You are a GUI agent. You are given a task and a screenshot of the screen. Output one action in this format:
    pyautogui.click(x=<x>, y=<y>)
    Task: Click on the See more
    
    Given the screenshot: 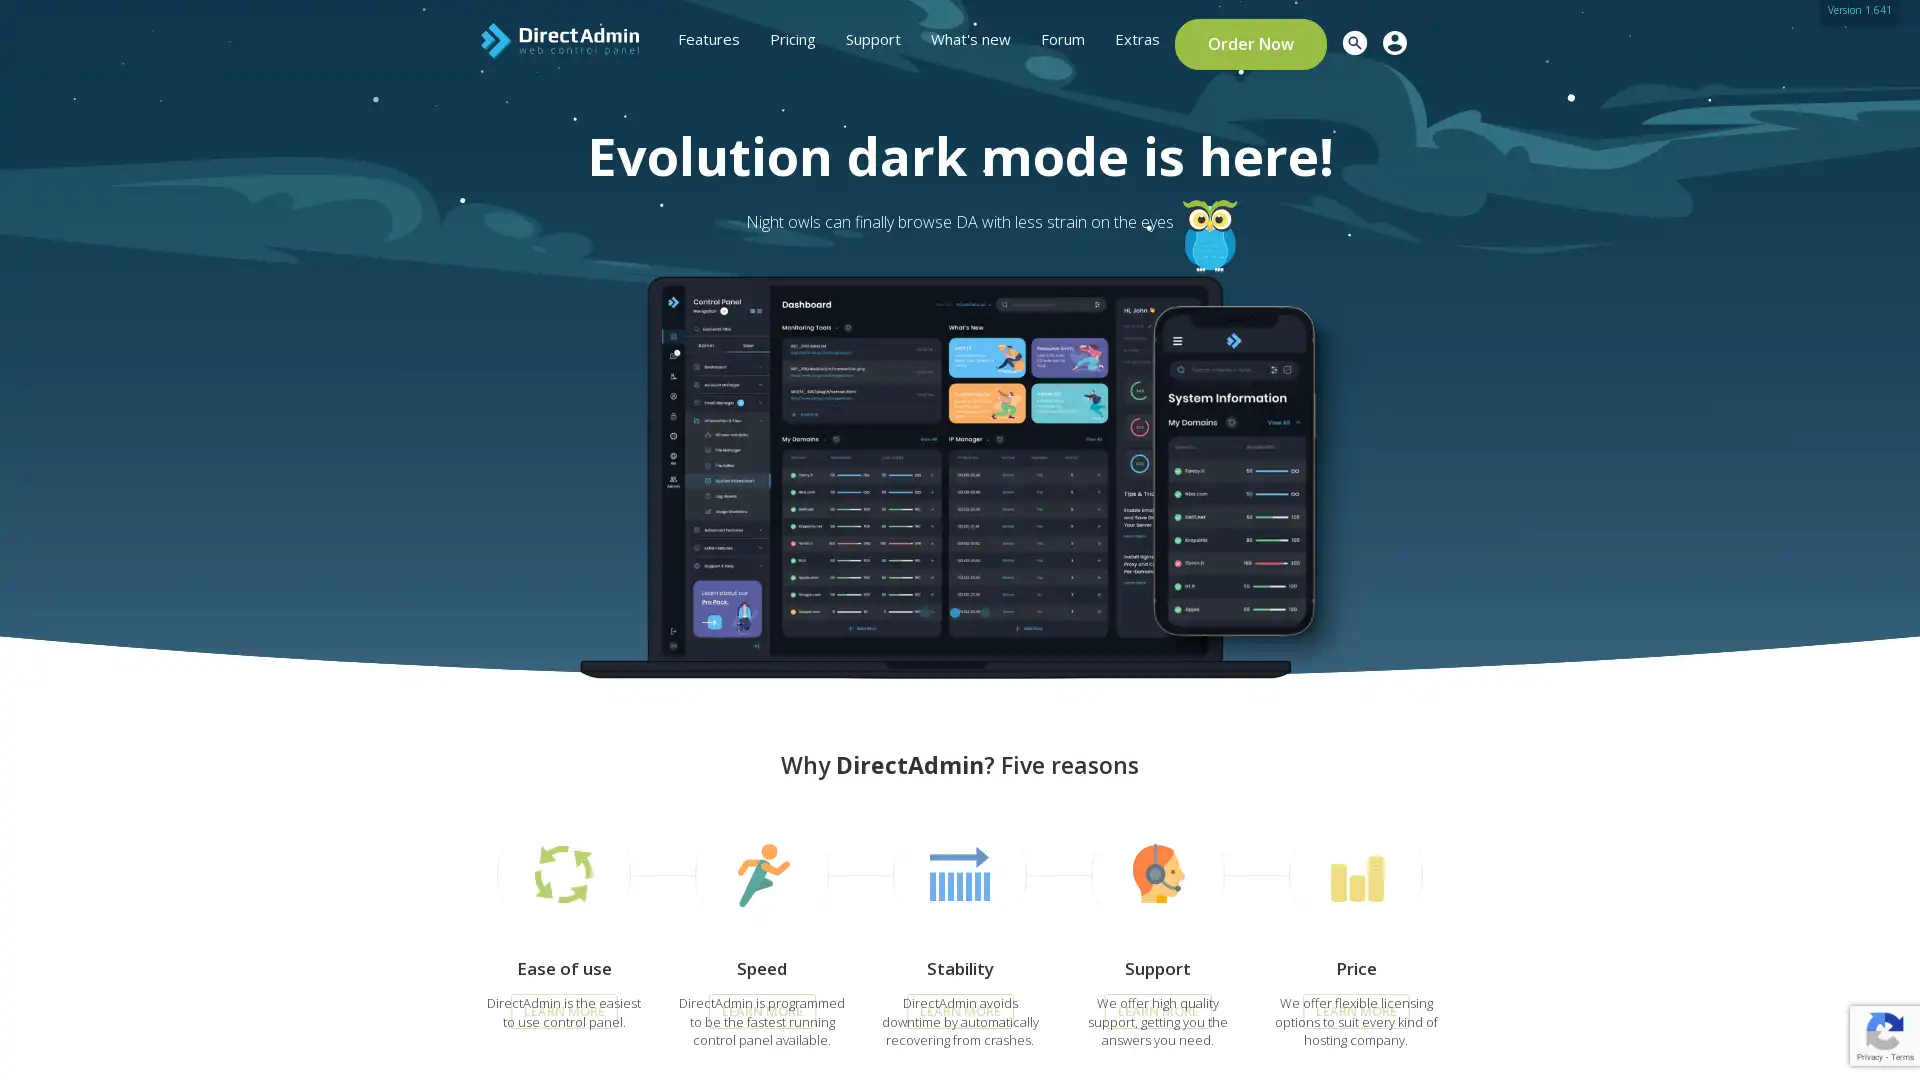 What is the action you would take?
    pyautogui.click(x=451, y=443)
    